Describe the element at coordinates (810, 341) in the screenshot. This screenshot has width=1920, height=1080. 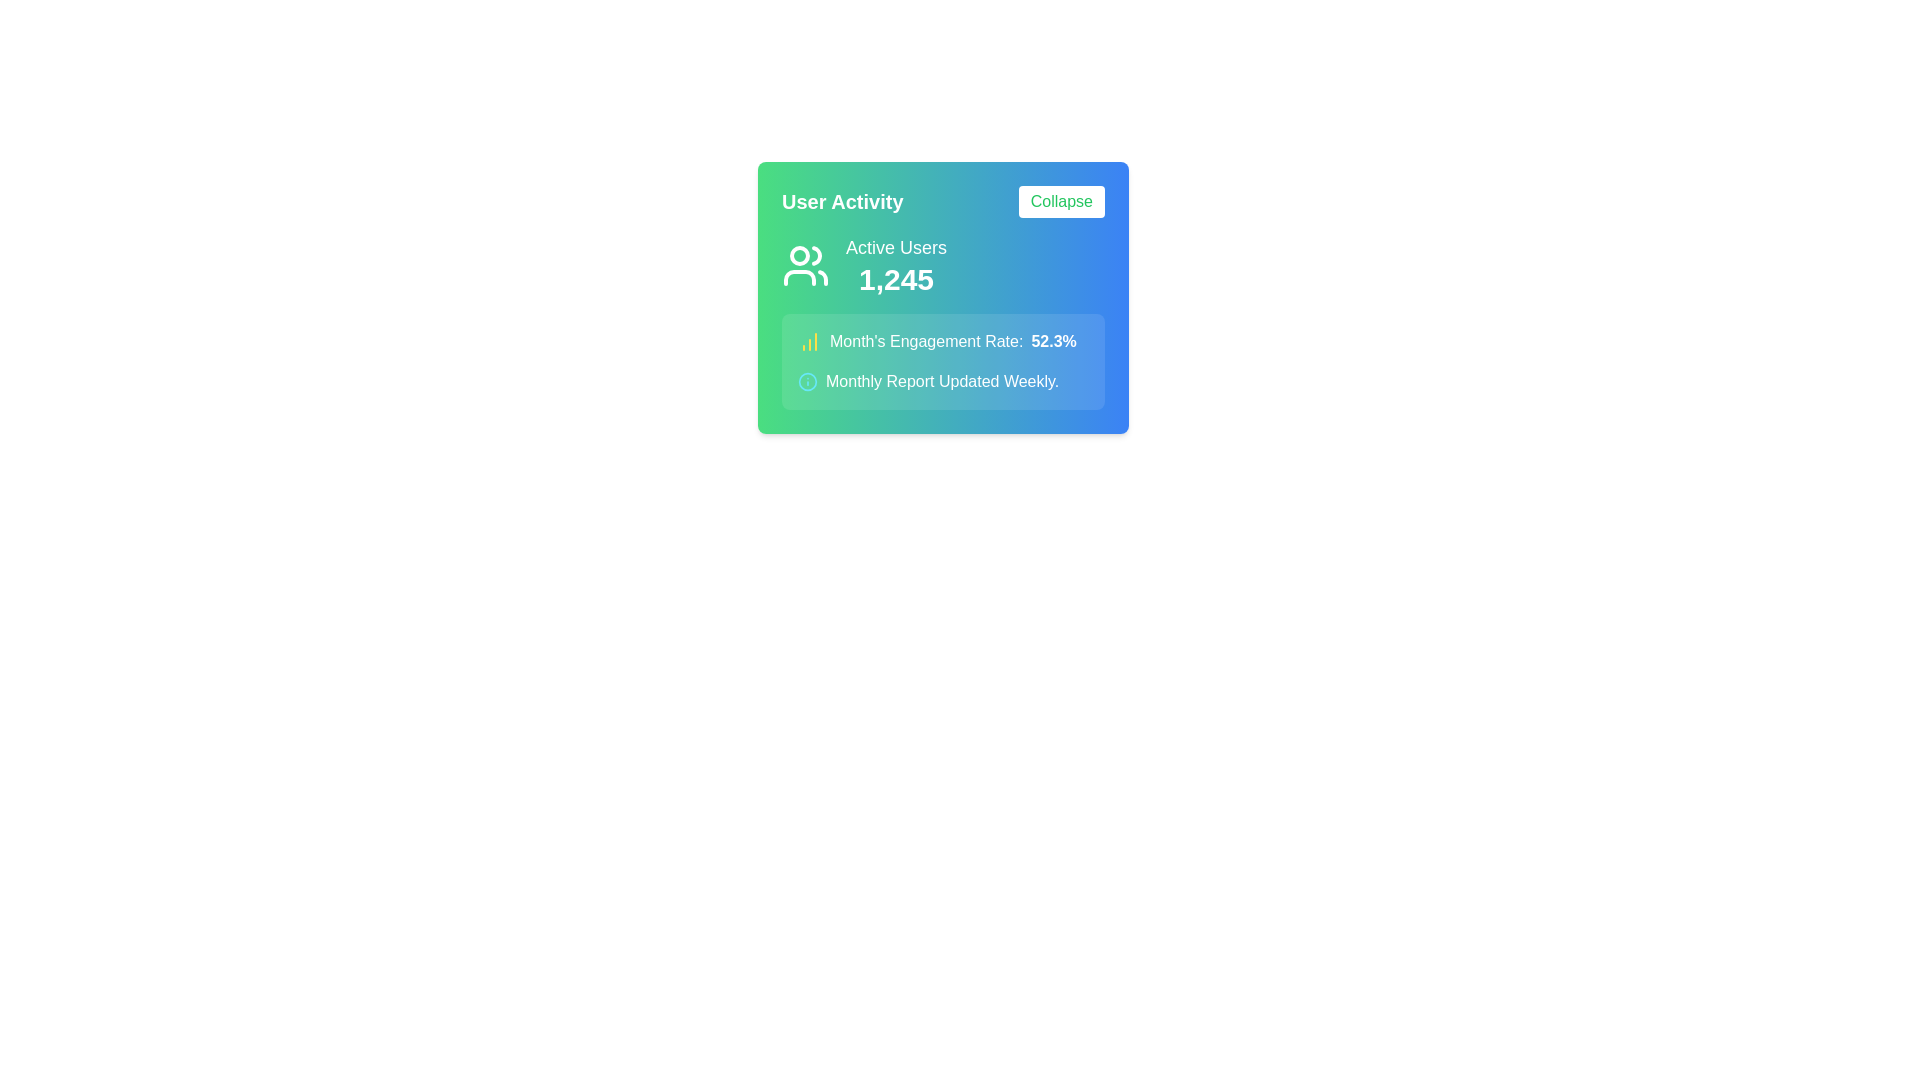
I see `the small yellow bar chart icon indicating increasing bars, located to the left of the text 'Month's Engagement Rate: 52.3%' in the 'User Activity' widget` at that location.